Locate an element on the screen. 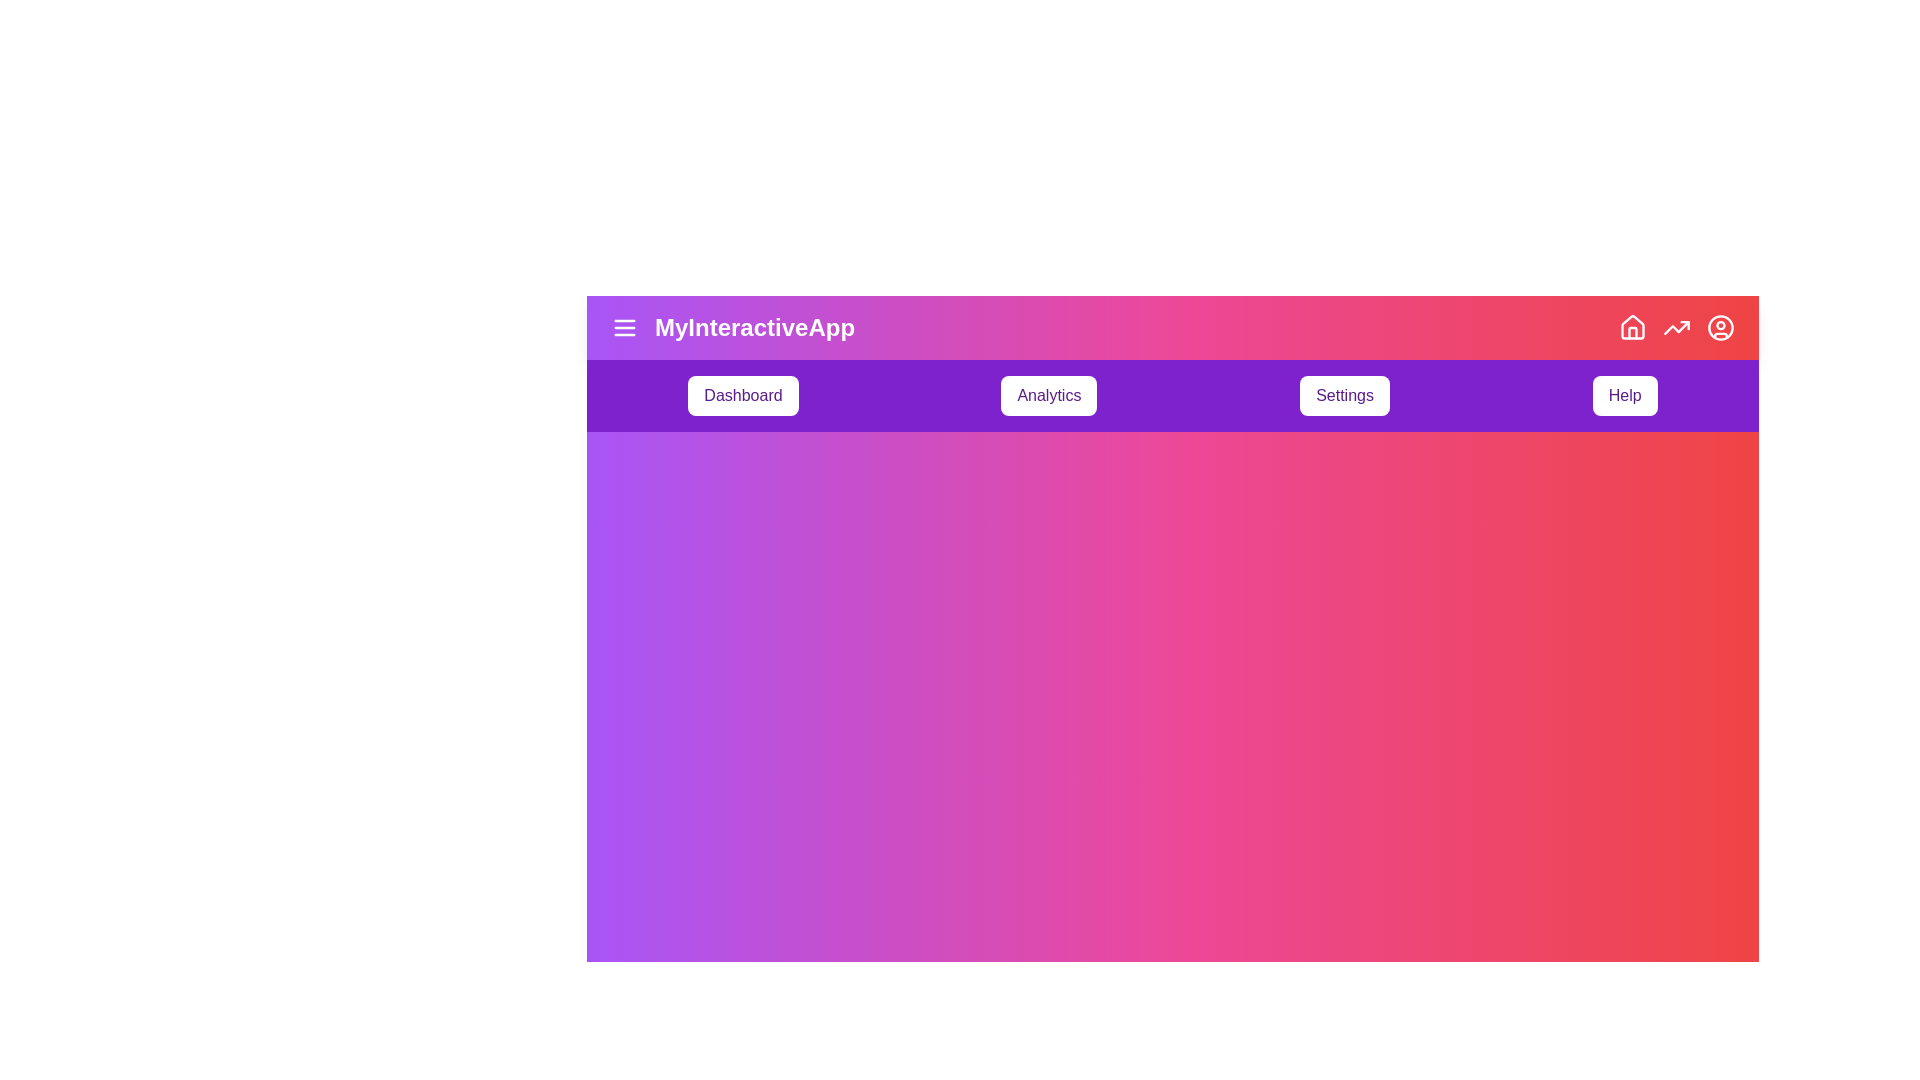 Image resolution: width=1920 pixels, height=1080 pixels. the 'Analytics' button to navigate to the Analytics section is located at coordinates (1048, 396).